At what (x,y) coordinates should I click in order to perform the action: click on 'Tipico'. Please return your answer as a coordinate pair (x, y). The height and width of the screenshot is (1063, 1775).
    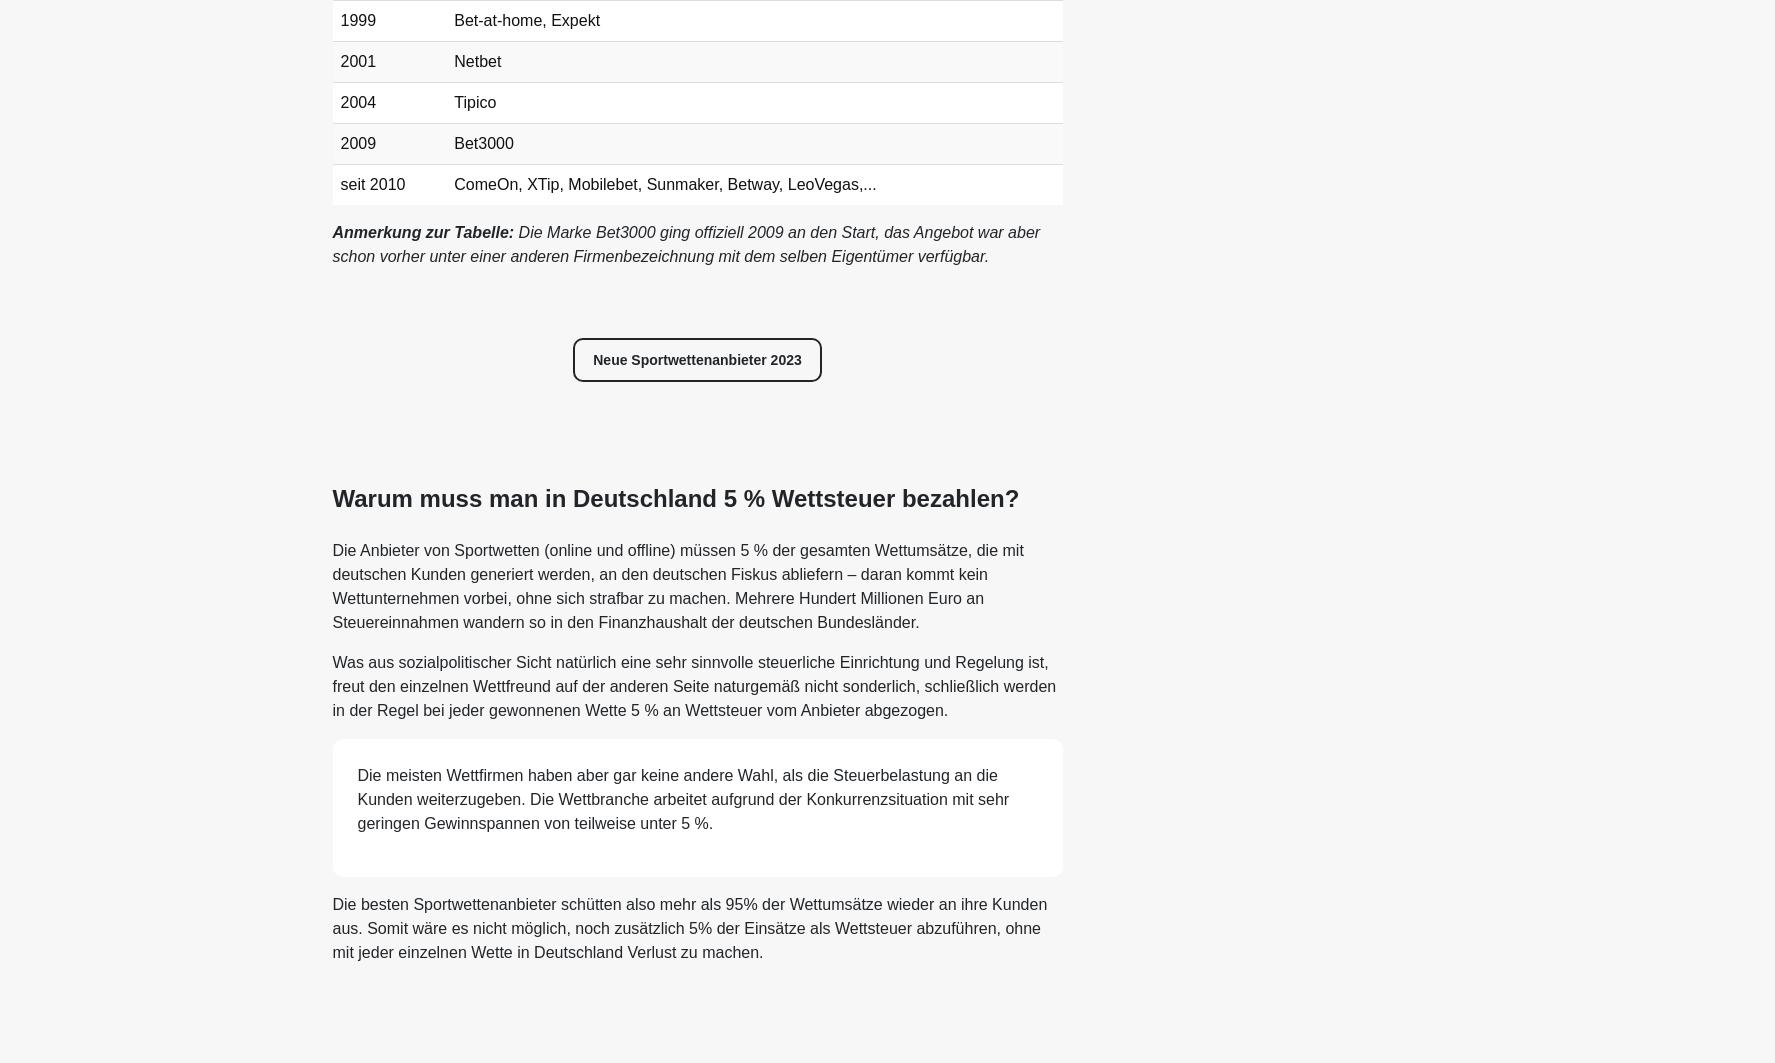
    Looking at the image, I should click on (474, 102).